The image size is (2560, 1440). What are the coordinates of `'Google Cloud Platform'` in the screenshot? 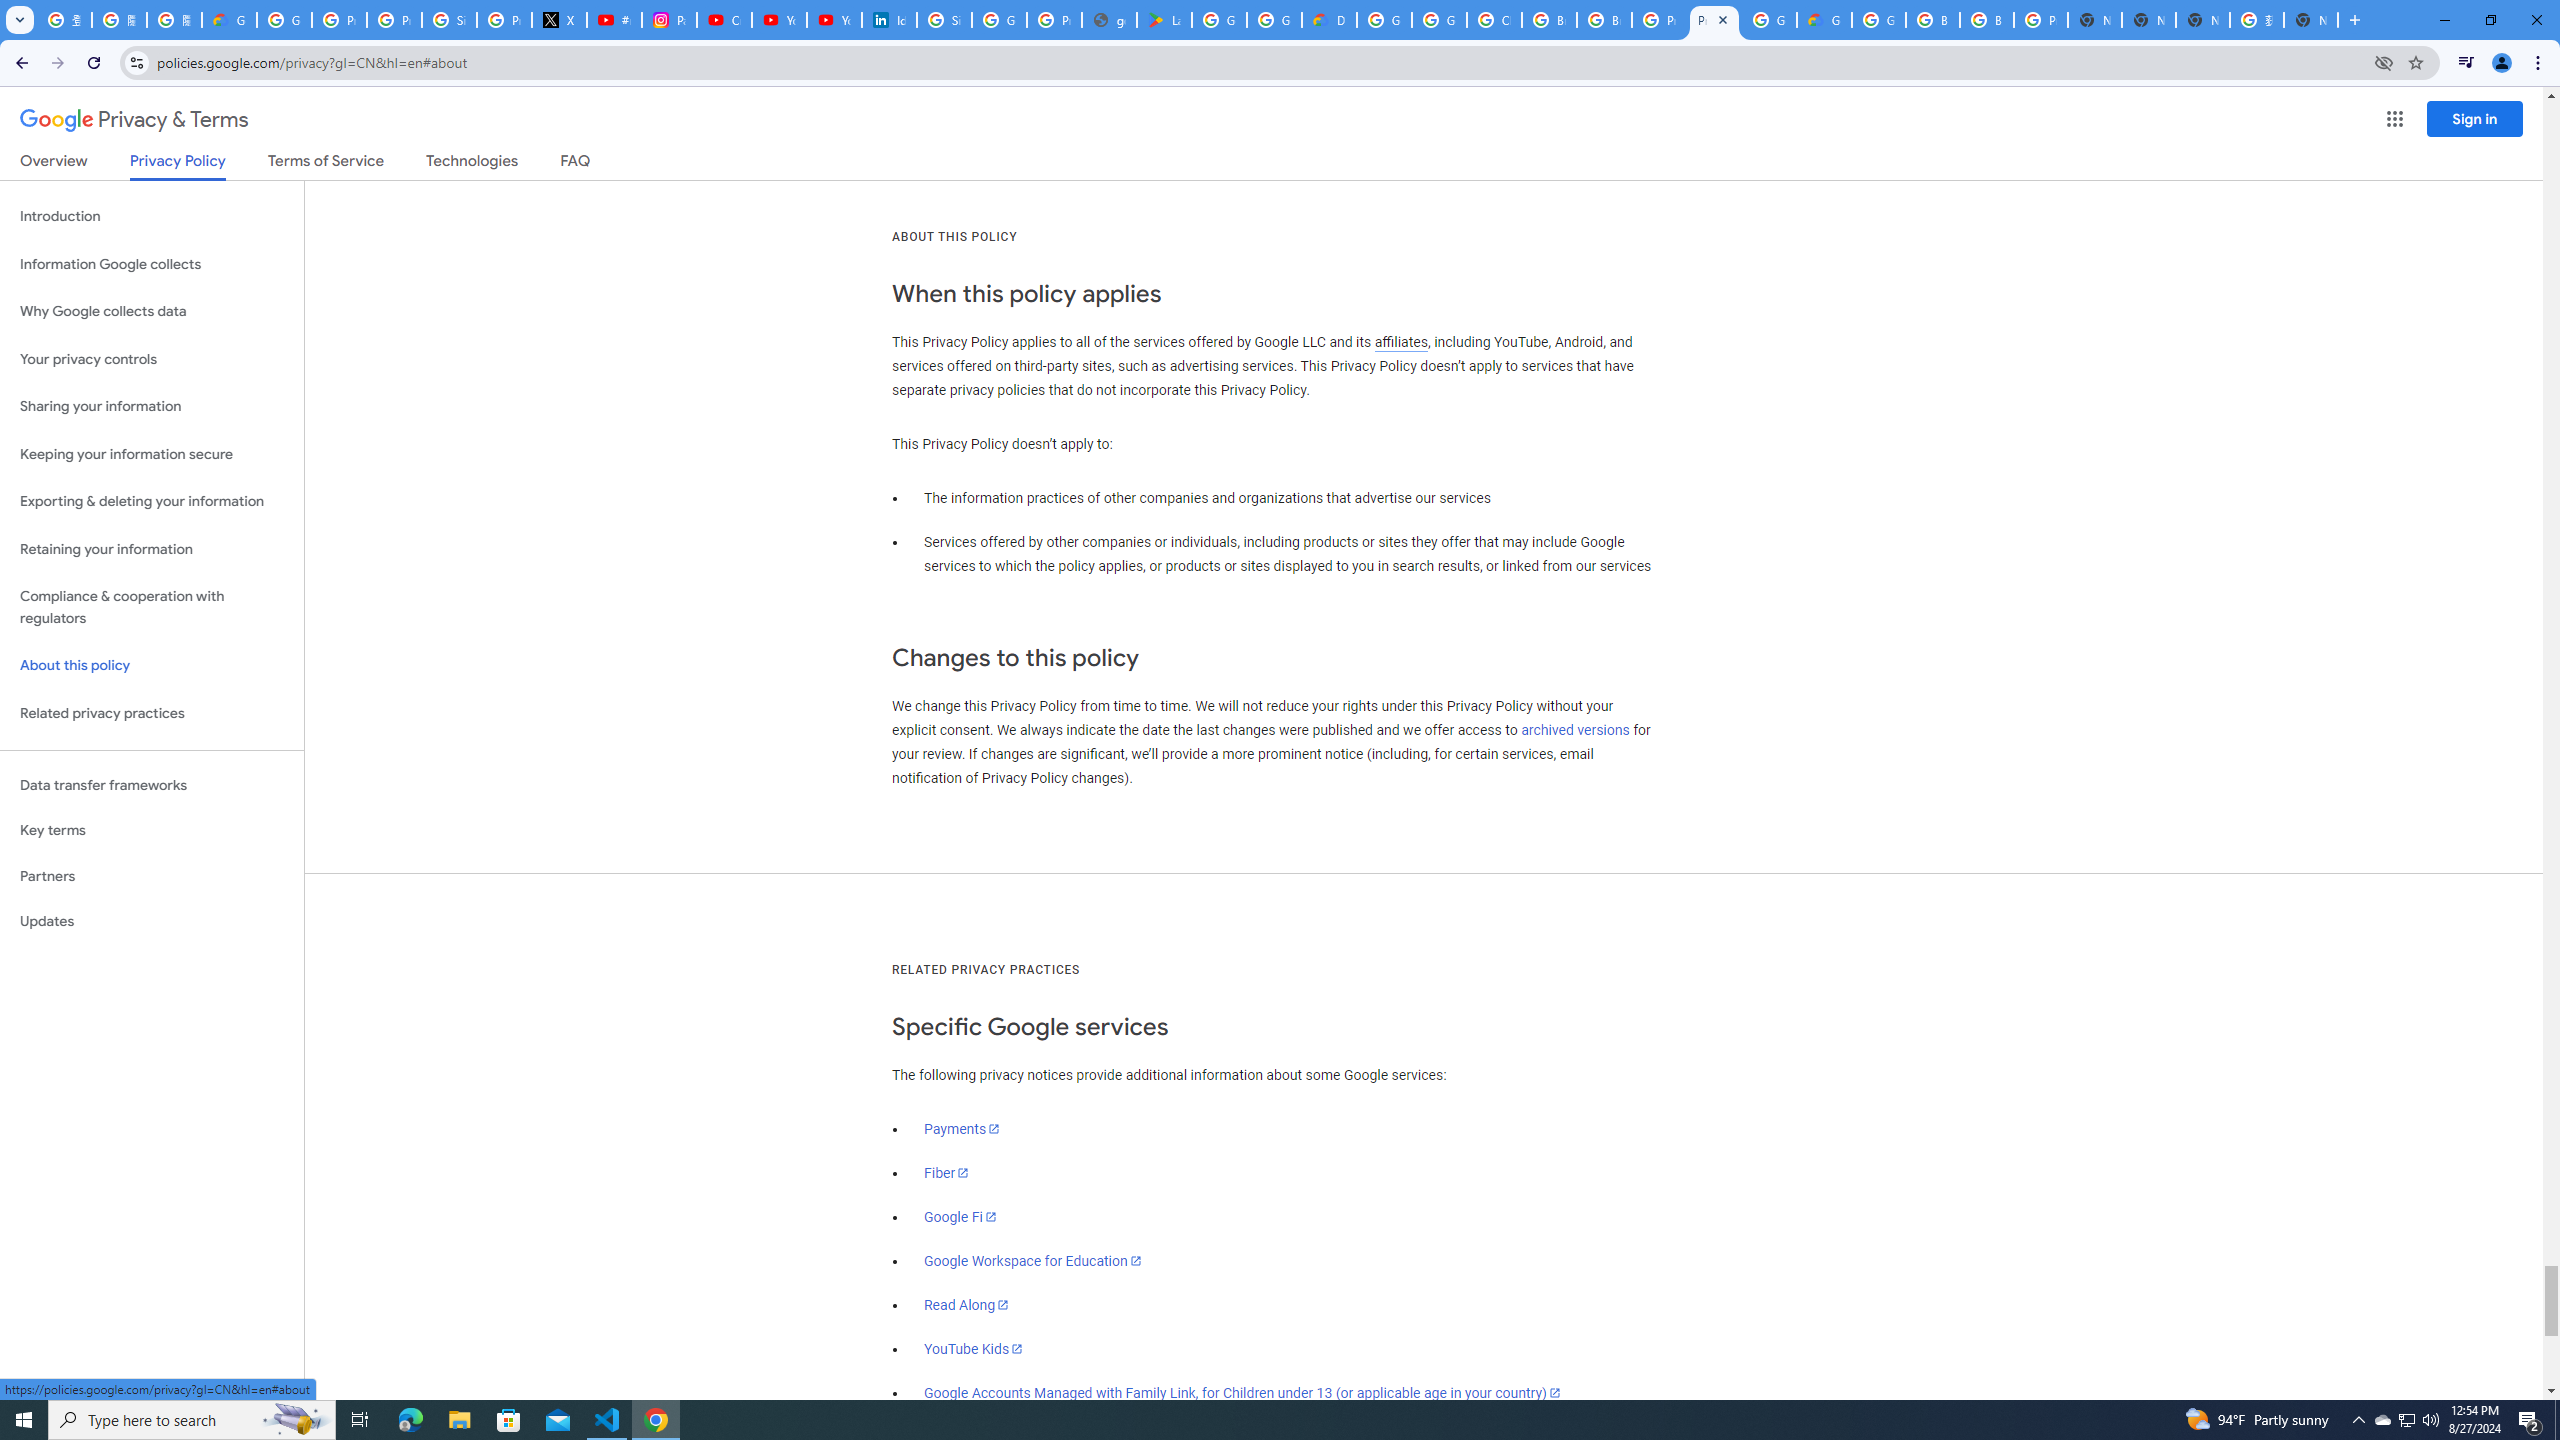 It's located at (1768, 19).